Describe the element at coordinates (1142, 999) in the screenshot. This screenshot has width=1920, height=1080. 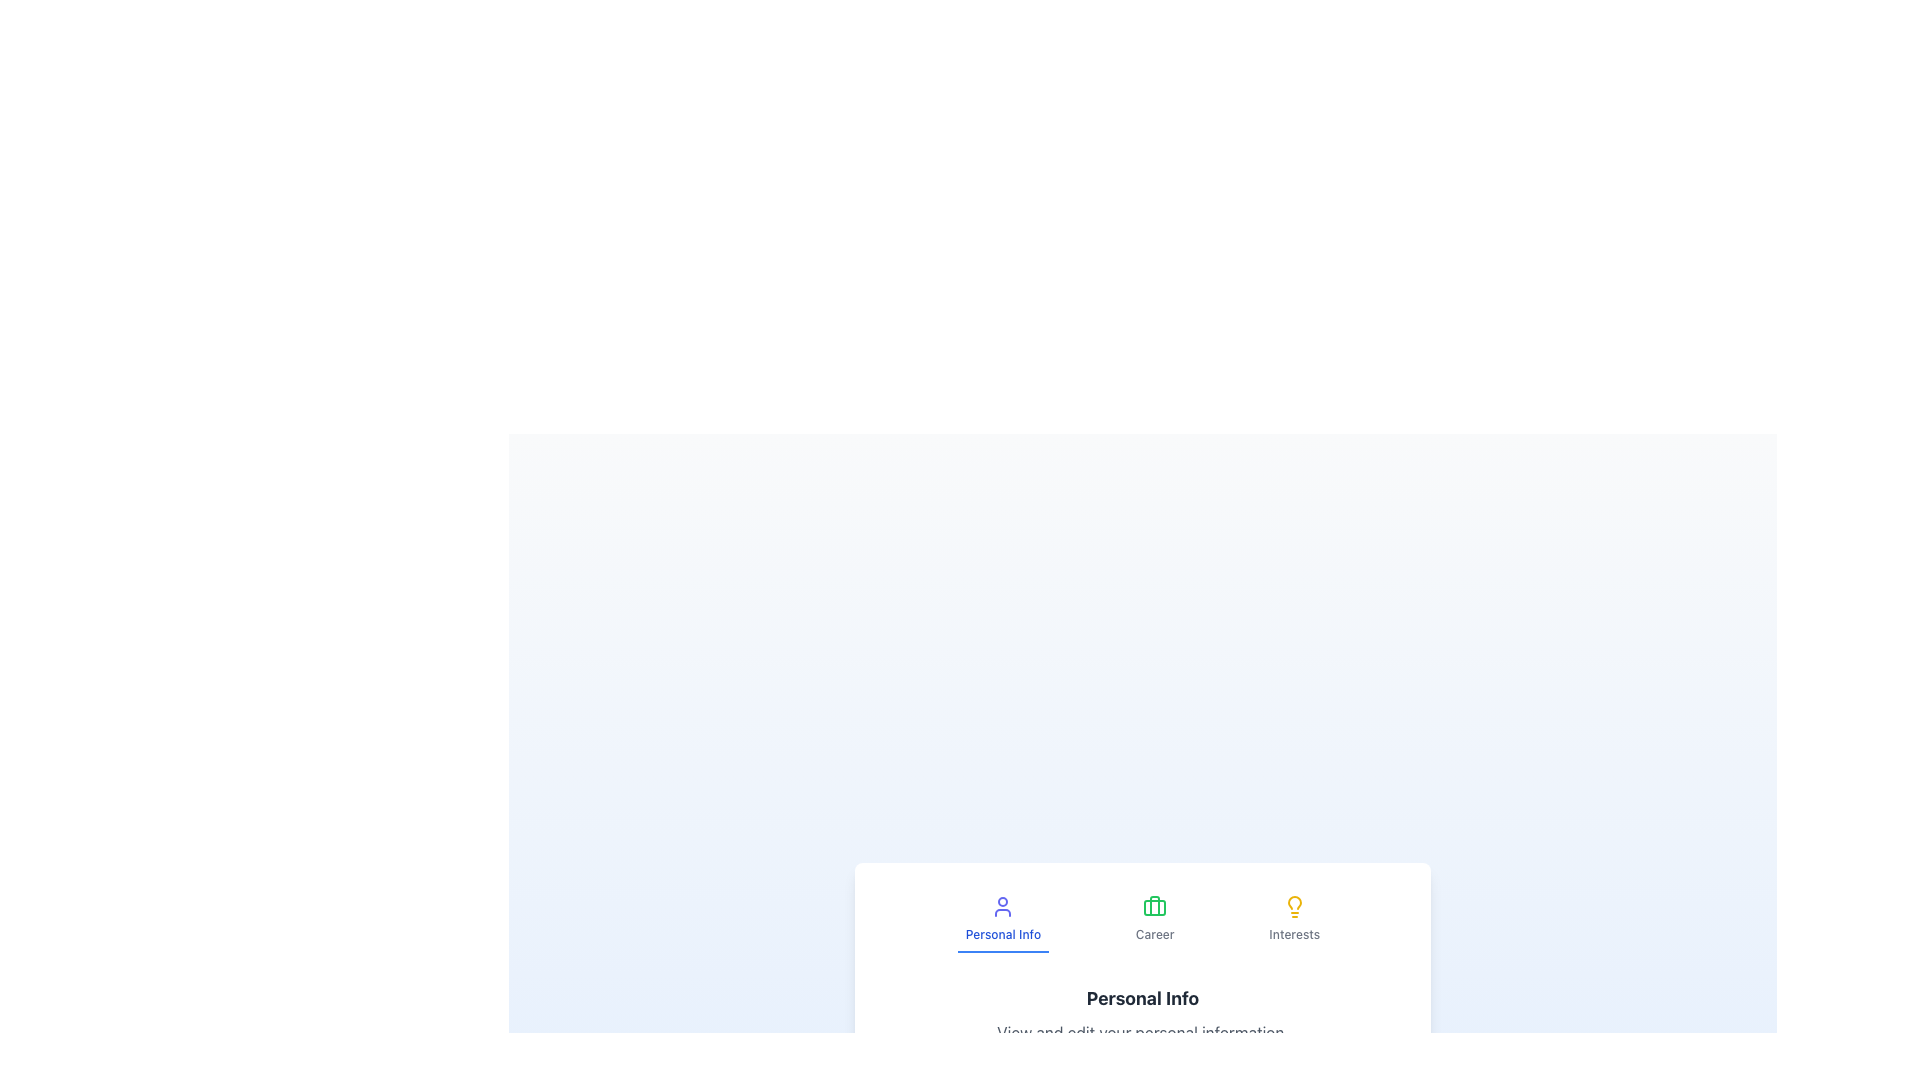
I see `the 'Personal Info' text label, which serves as a section identifier above the text 'View and edit your personal information'` at that location.